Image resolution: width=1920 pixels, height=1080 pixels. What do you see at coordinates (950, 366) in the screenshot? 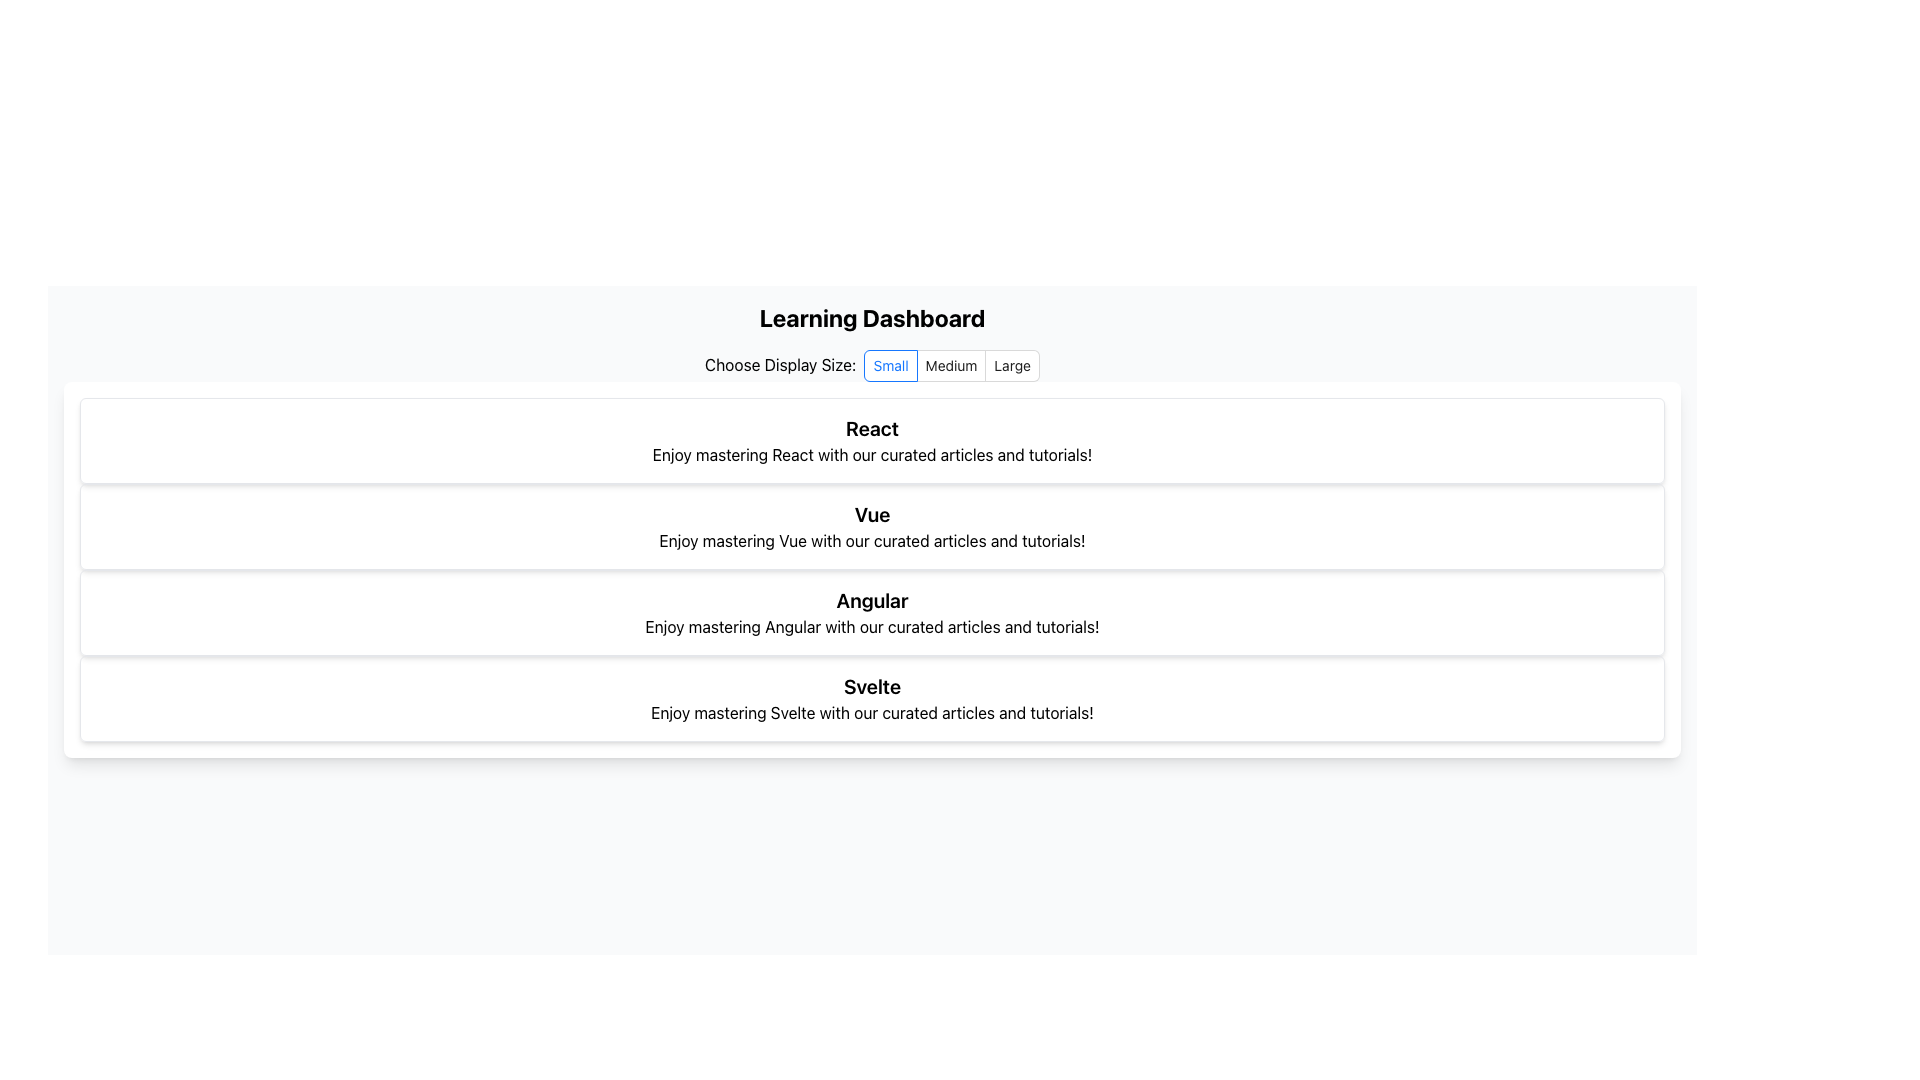
I see `the 'Medium' radio button in the 'Choose Display Size' group` at bounding box center [950, 366].